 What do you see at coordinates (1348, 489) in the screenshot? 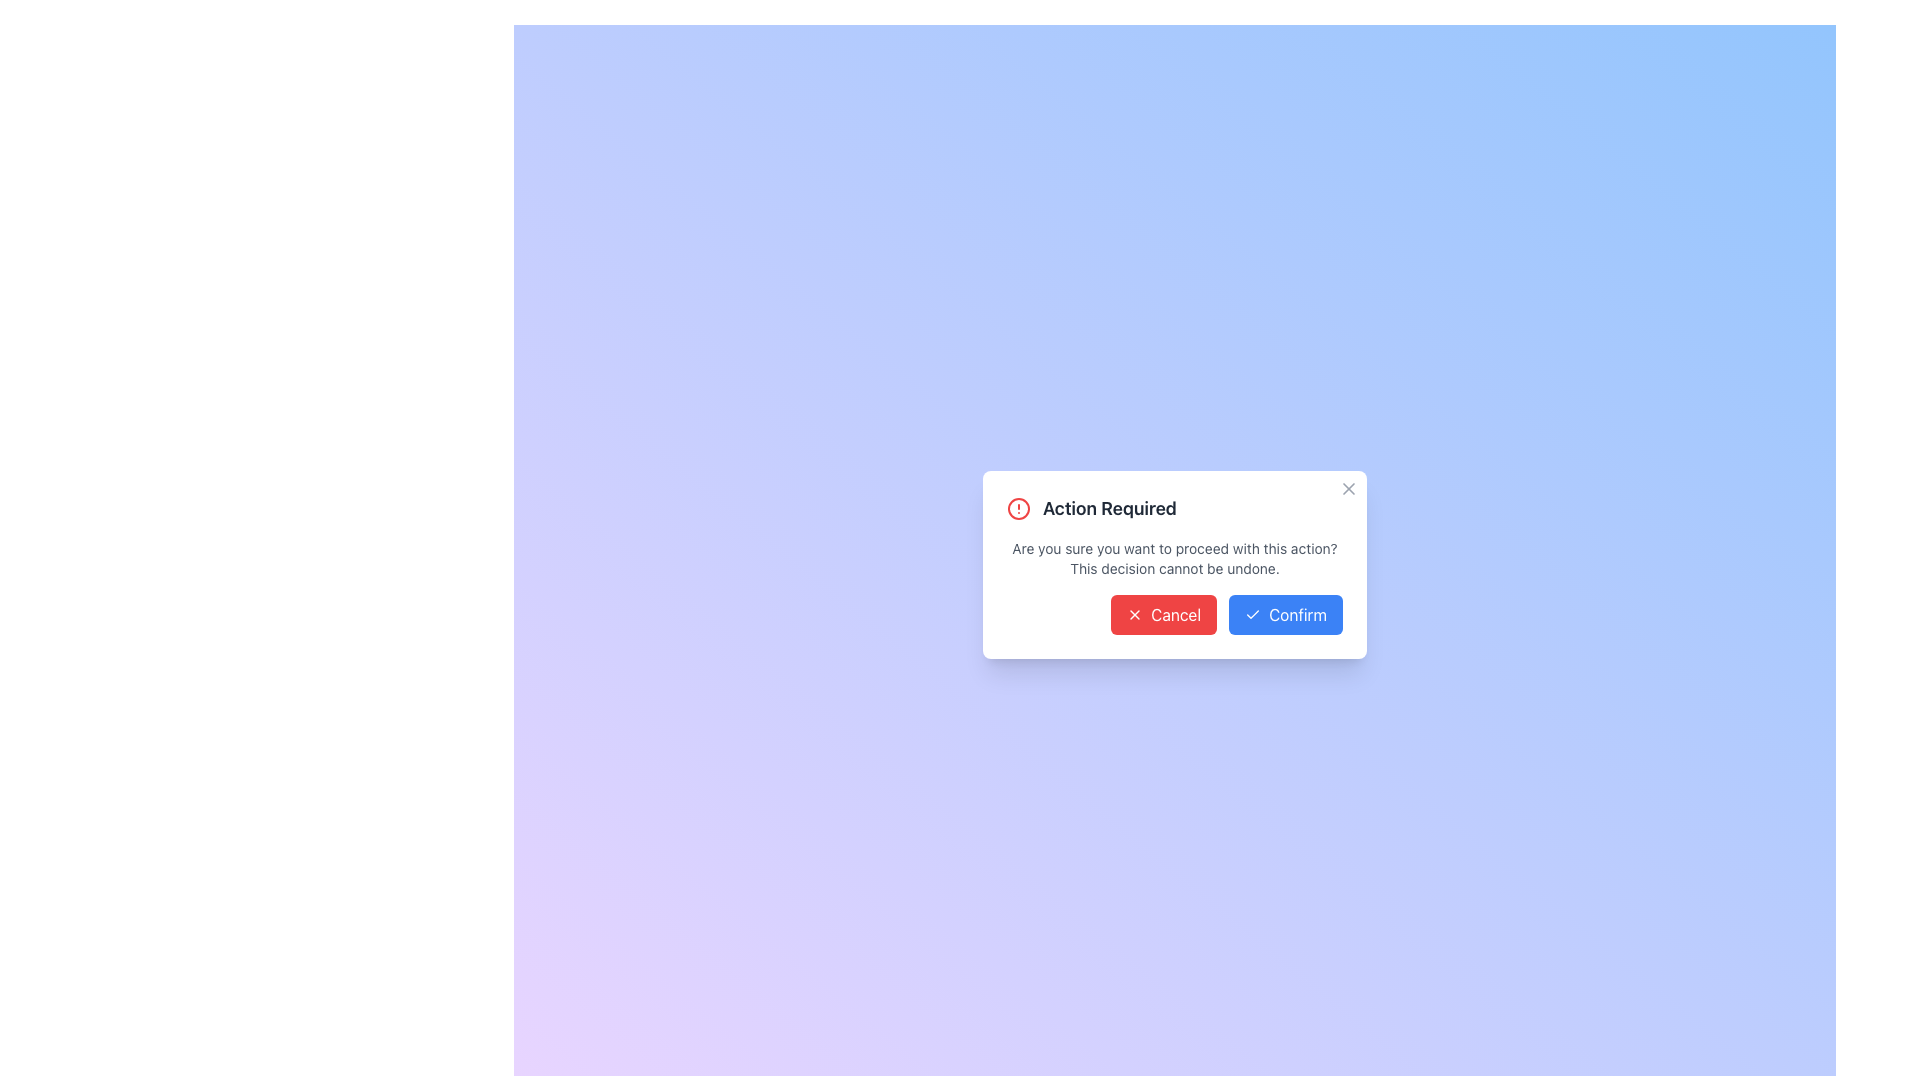
I see `the close button located at the top-right corner of the modal dialog` at bounding box center [1348, 489].